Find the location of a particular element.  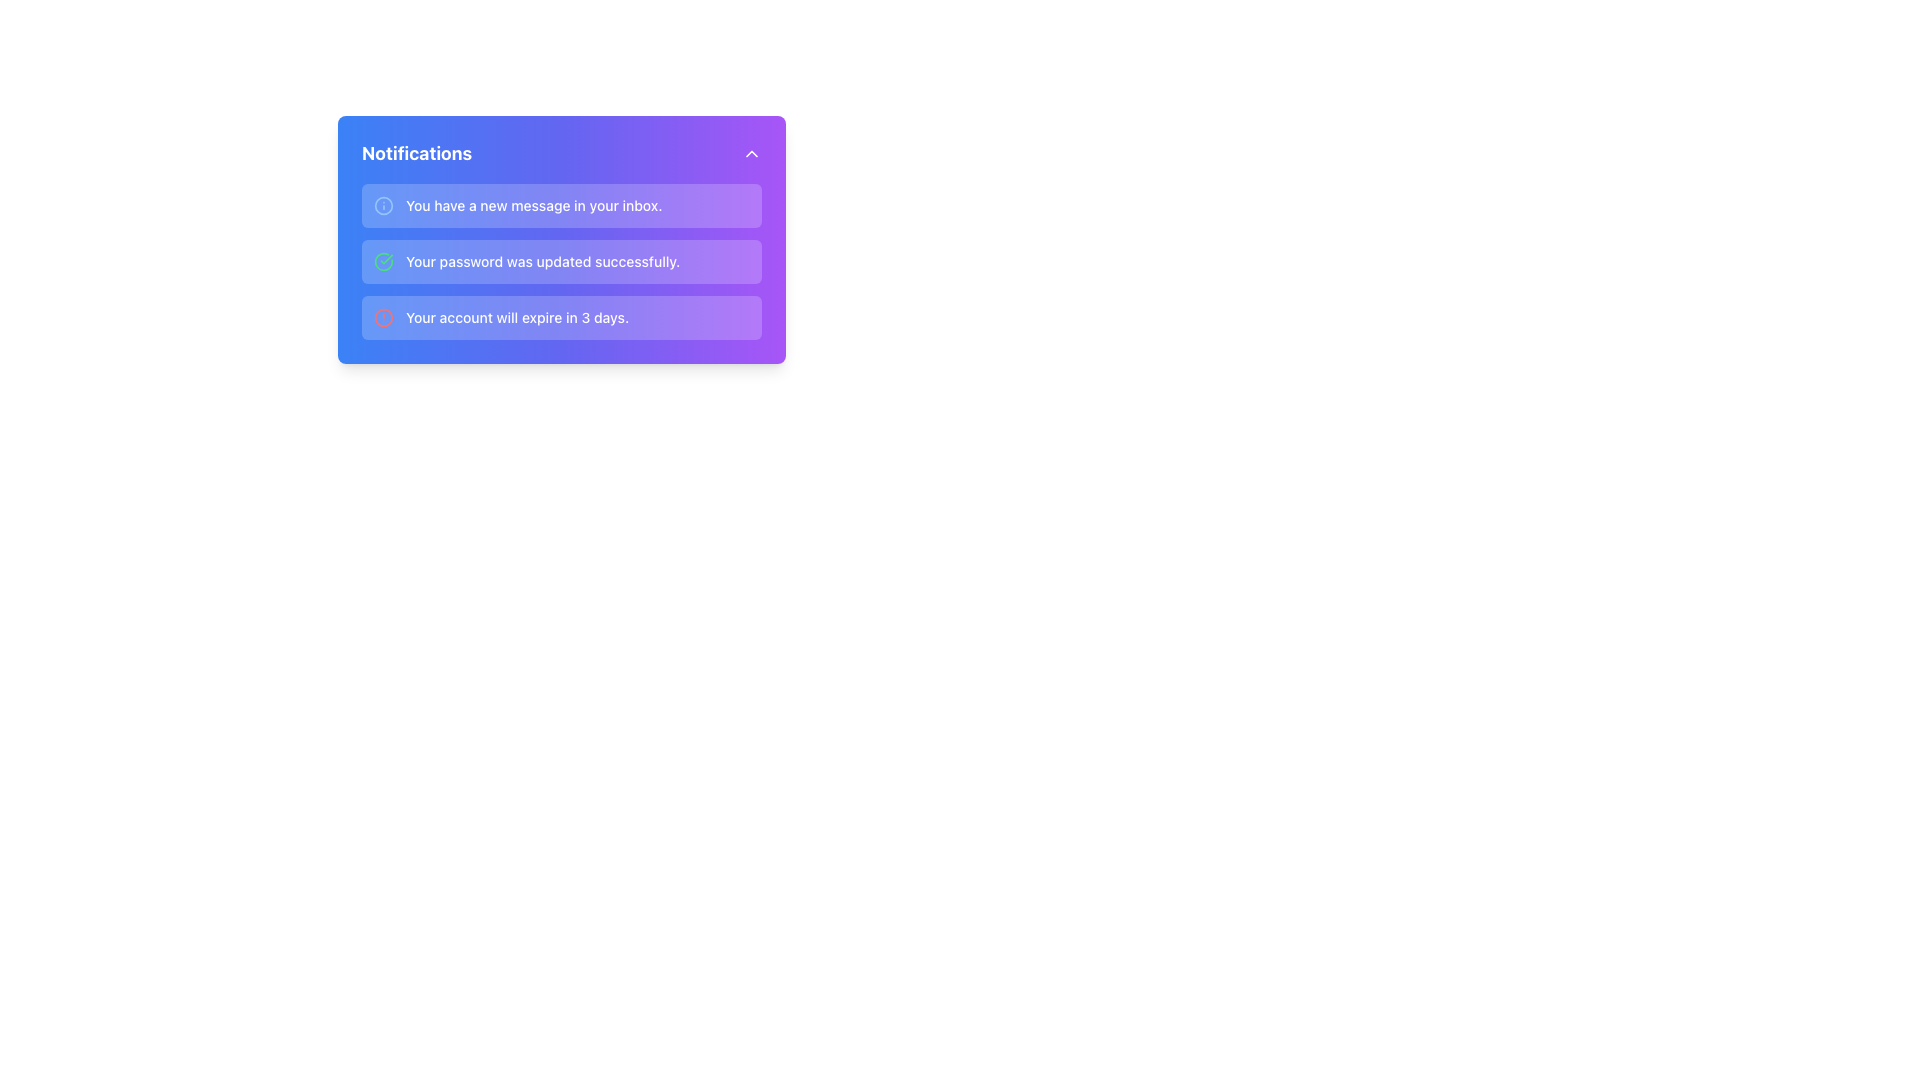

the alert icon located to the far left of the text 'Your account will expire in 3 days.' within the notification card to associate it with the accompanying text is located at coordinates (384, 316).